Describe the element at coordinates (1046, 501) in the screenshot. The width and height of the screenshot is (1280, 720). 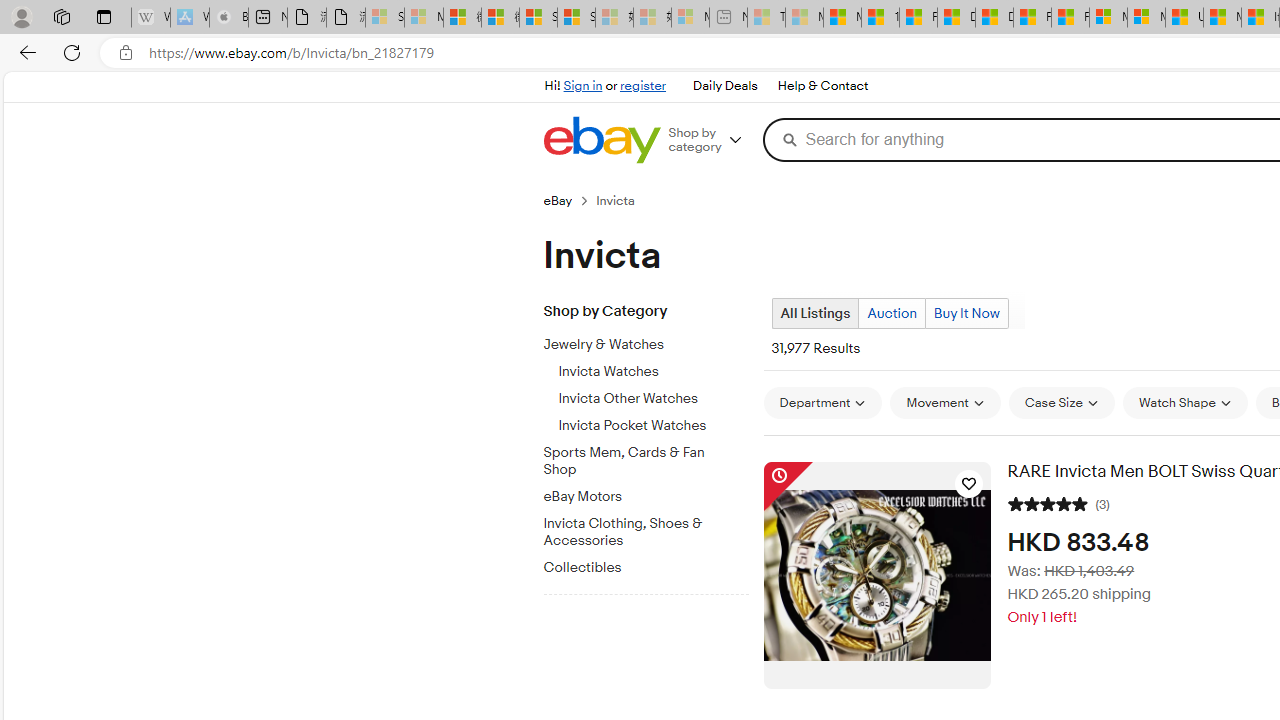
I see `'5 out of 5 stars'` at that location.